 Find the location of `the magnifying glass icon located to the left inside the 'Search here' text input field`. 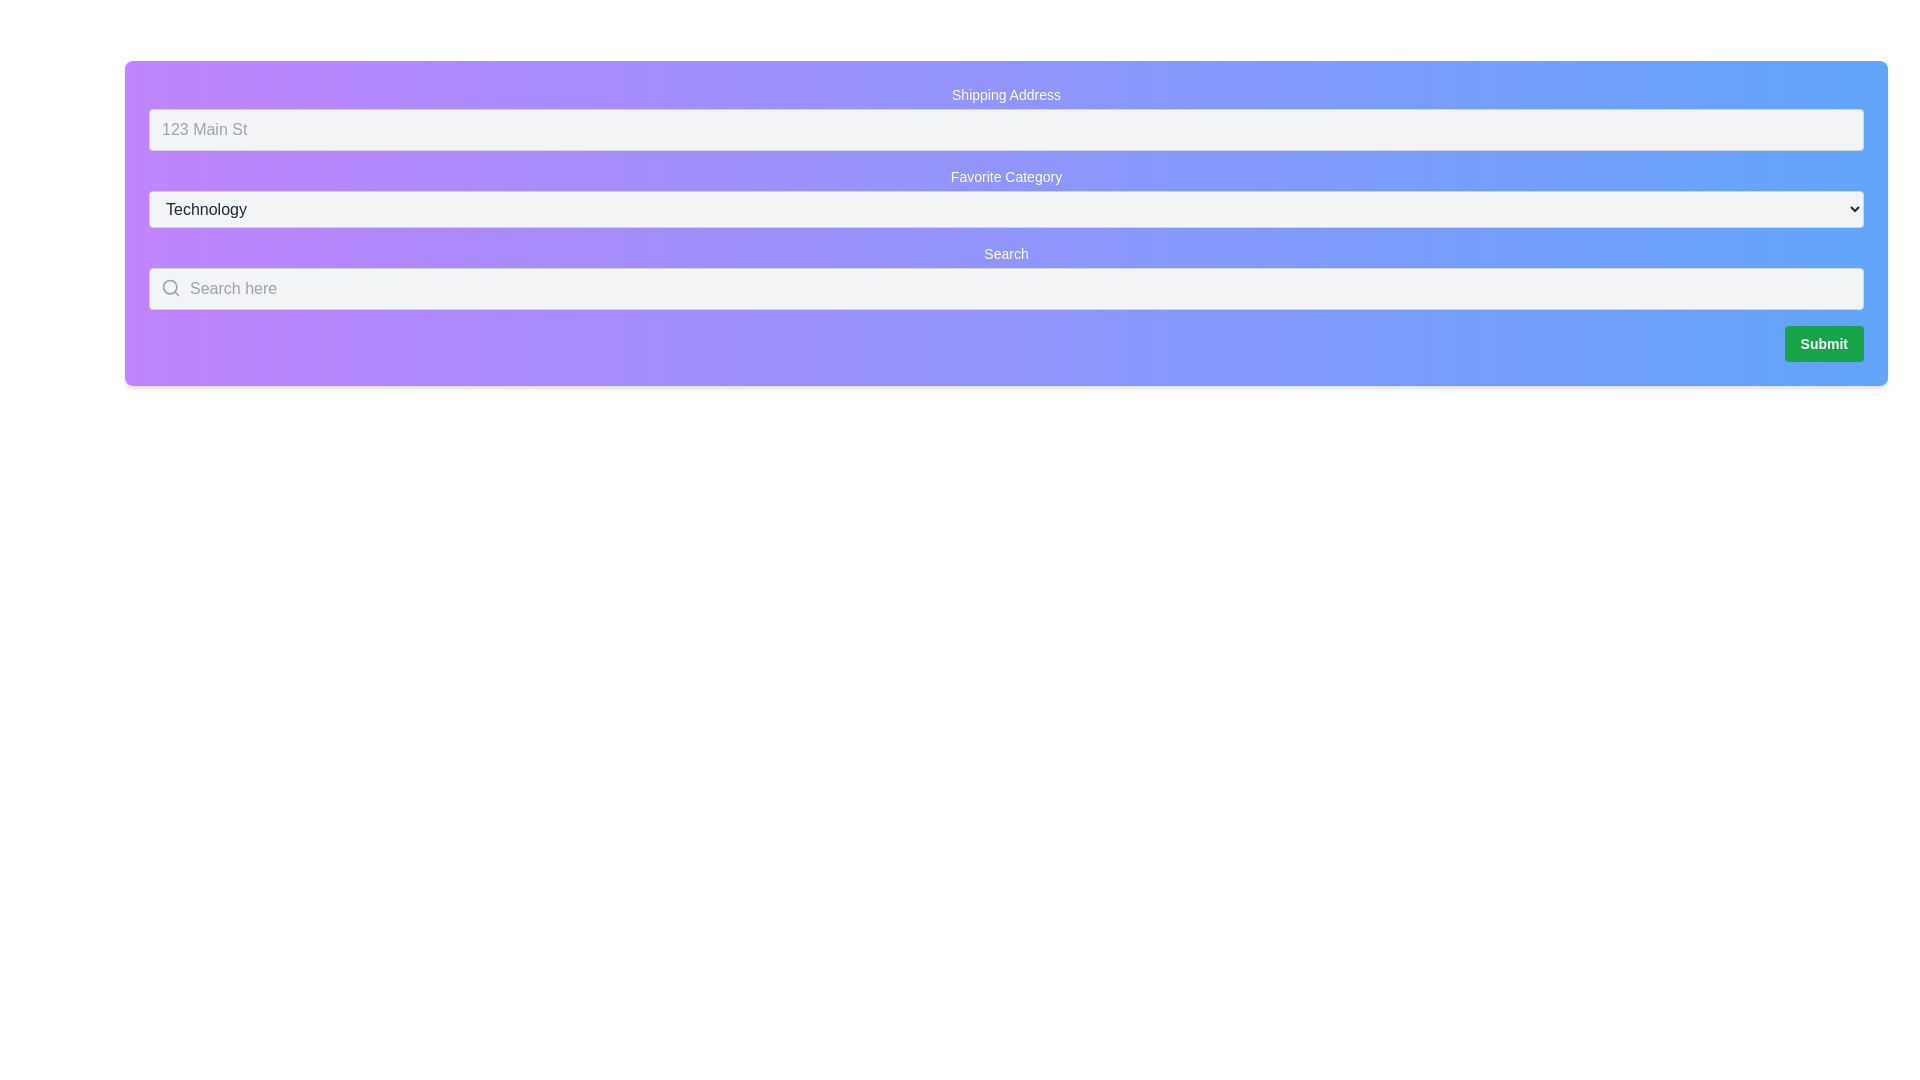

the magnifying glass icon located to the left inside the 'Search here' text input field is located at coordinates (171, 288).